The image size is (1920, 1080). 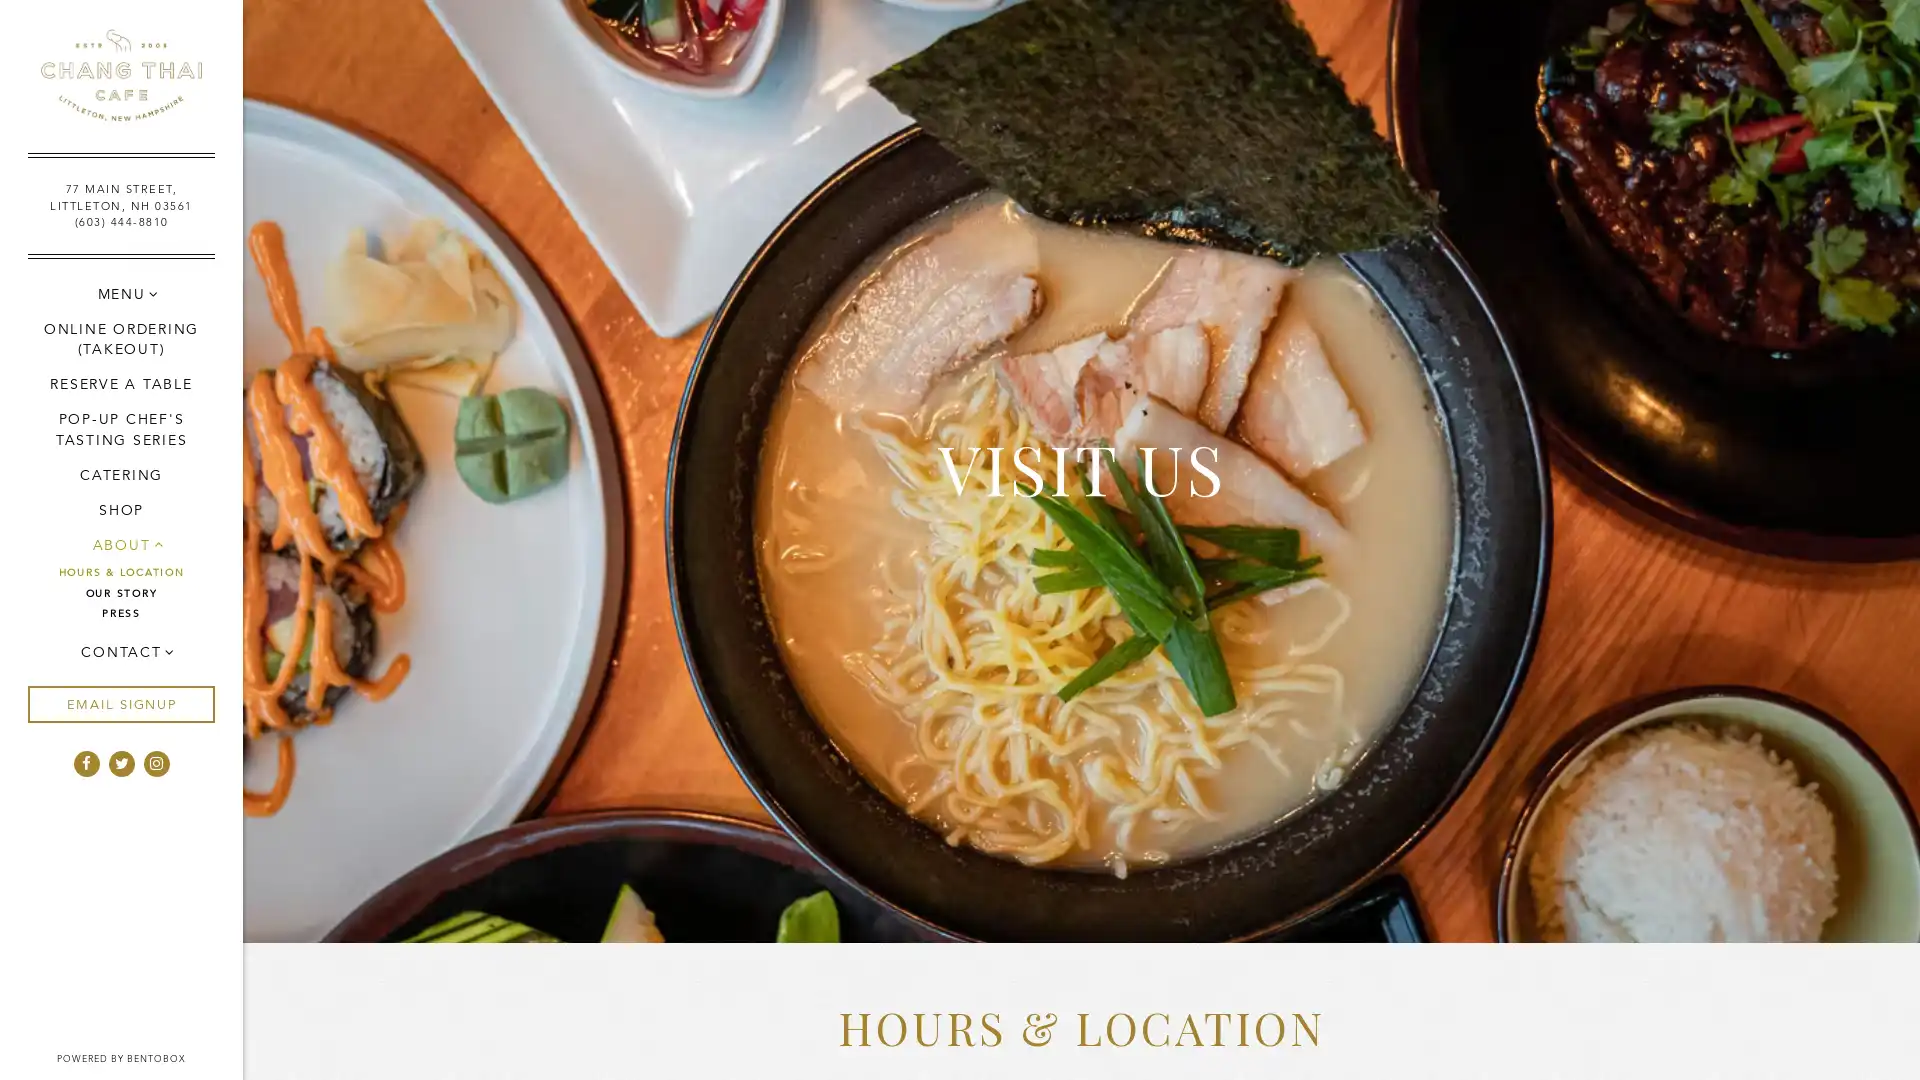 What do you see at coordinates (119, 703) in the screenshot?
I see `EMAIL SIGNUP` at bounding box center [119, 703].